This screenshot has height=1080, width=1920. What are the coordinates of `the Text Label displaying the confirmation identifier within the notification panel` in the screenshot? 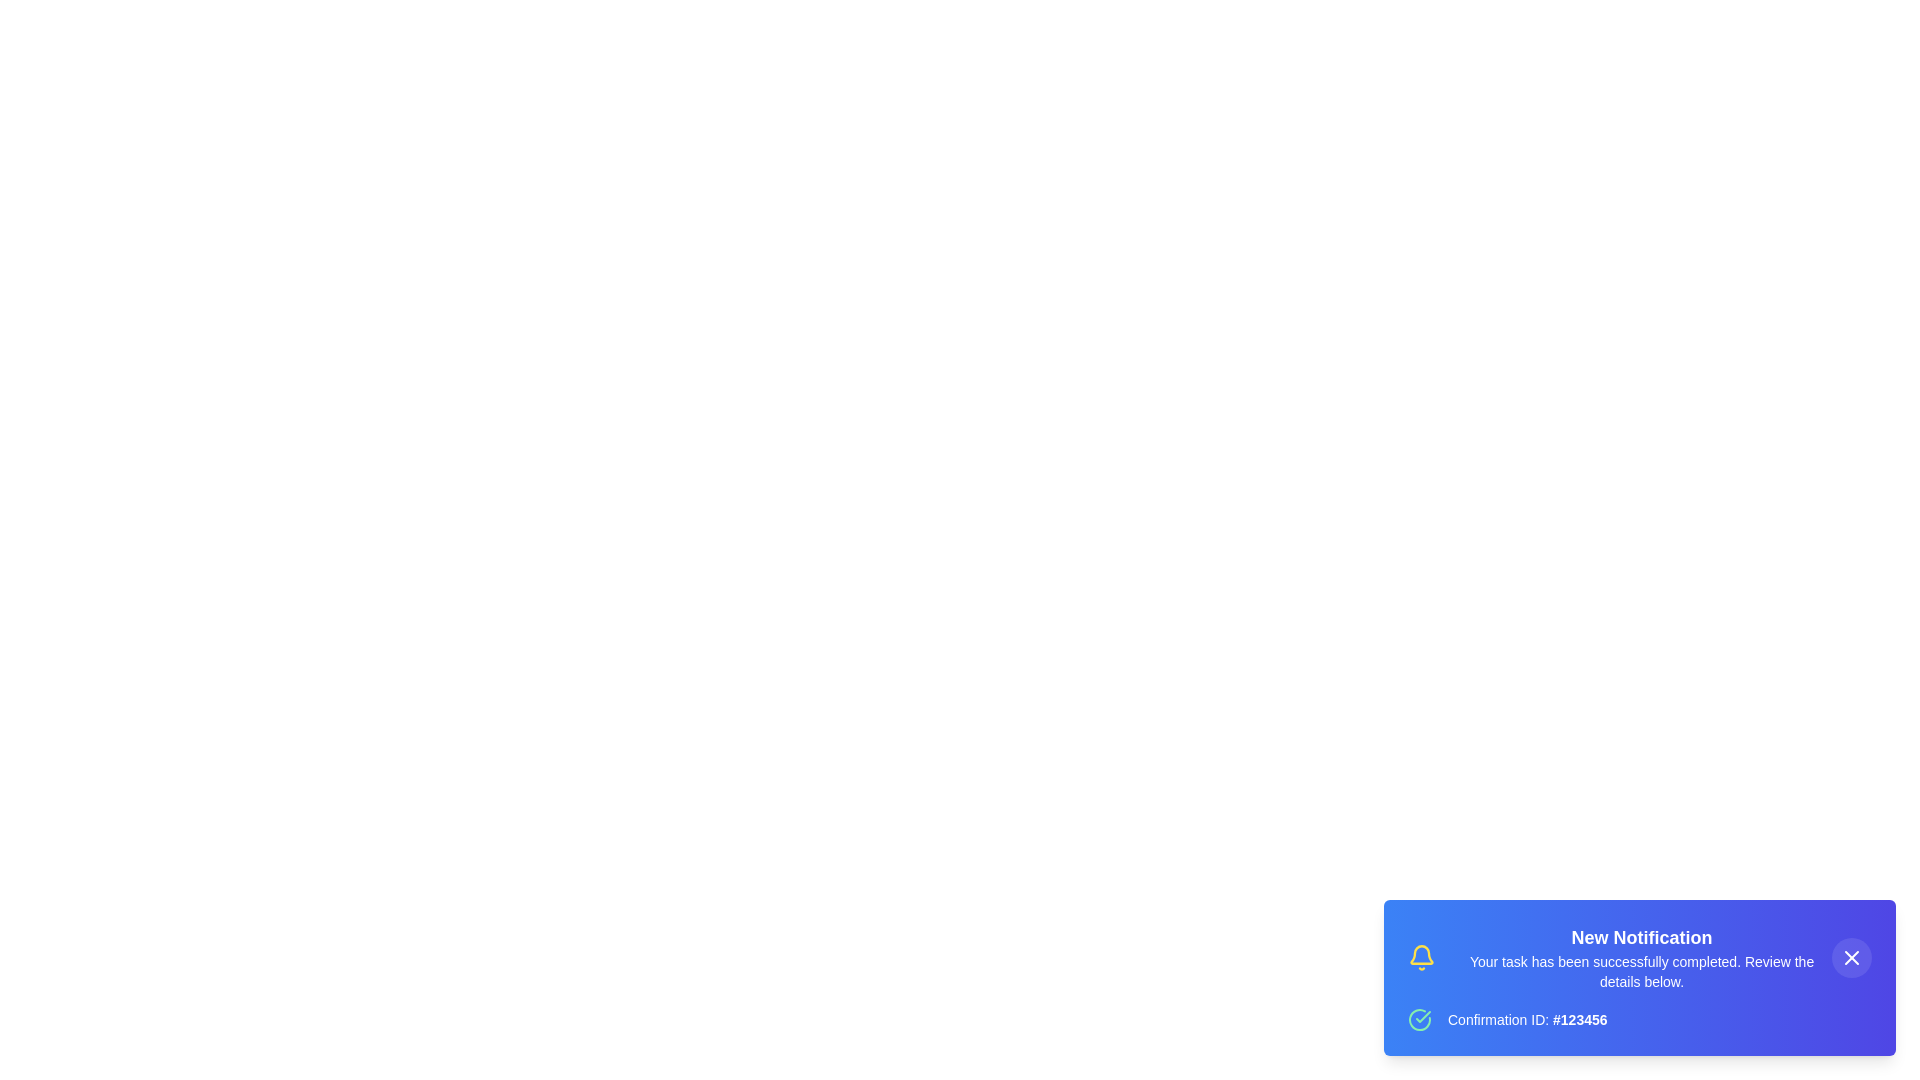 It's located at (1526, 1019).